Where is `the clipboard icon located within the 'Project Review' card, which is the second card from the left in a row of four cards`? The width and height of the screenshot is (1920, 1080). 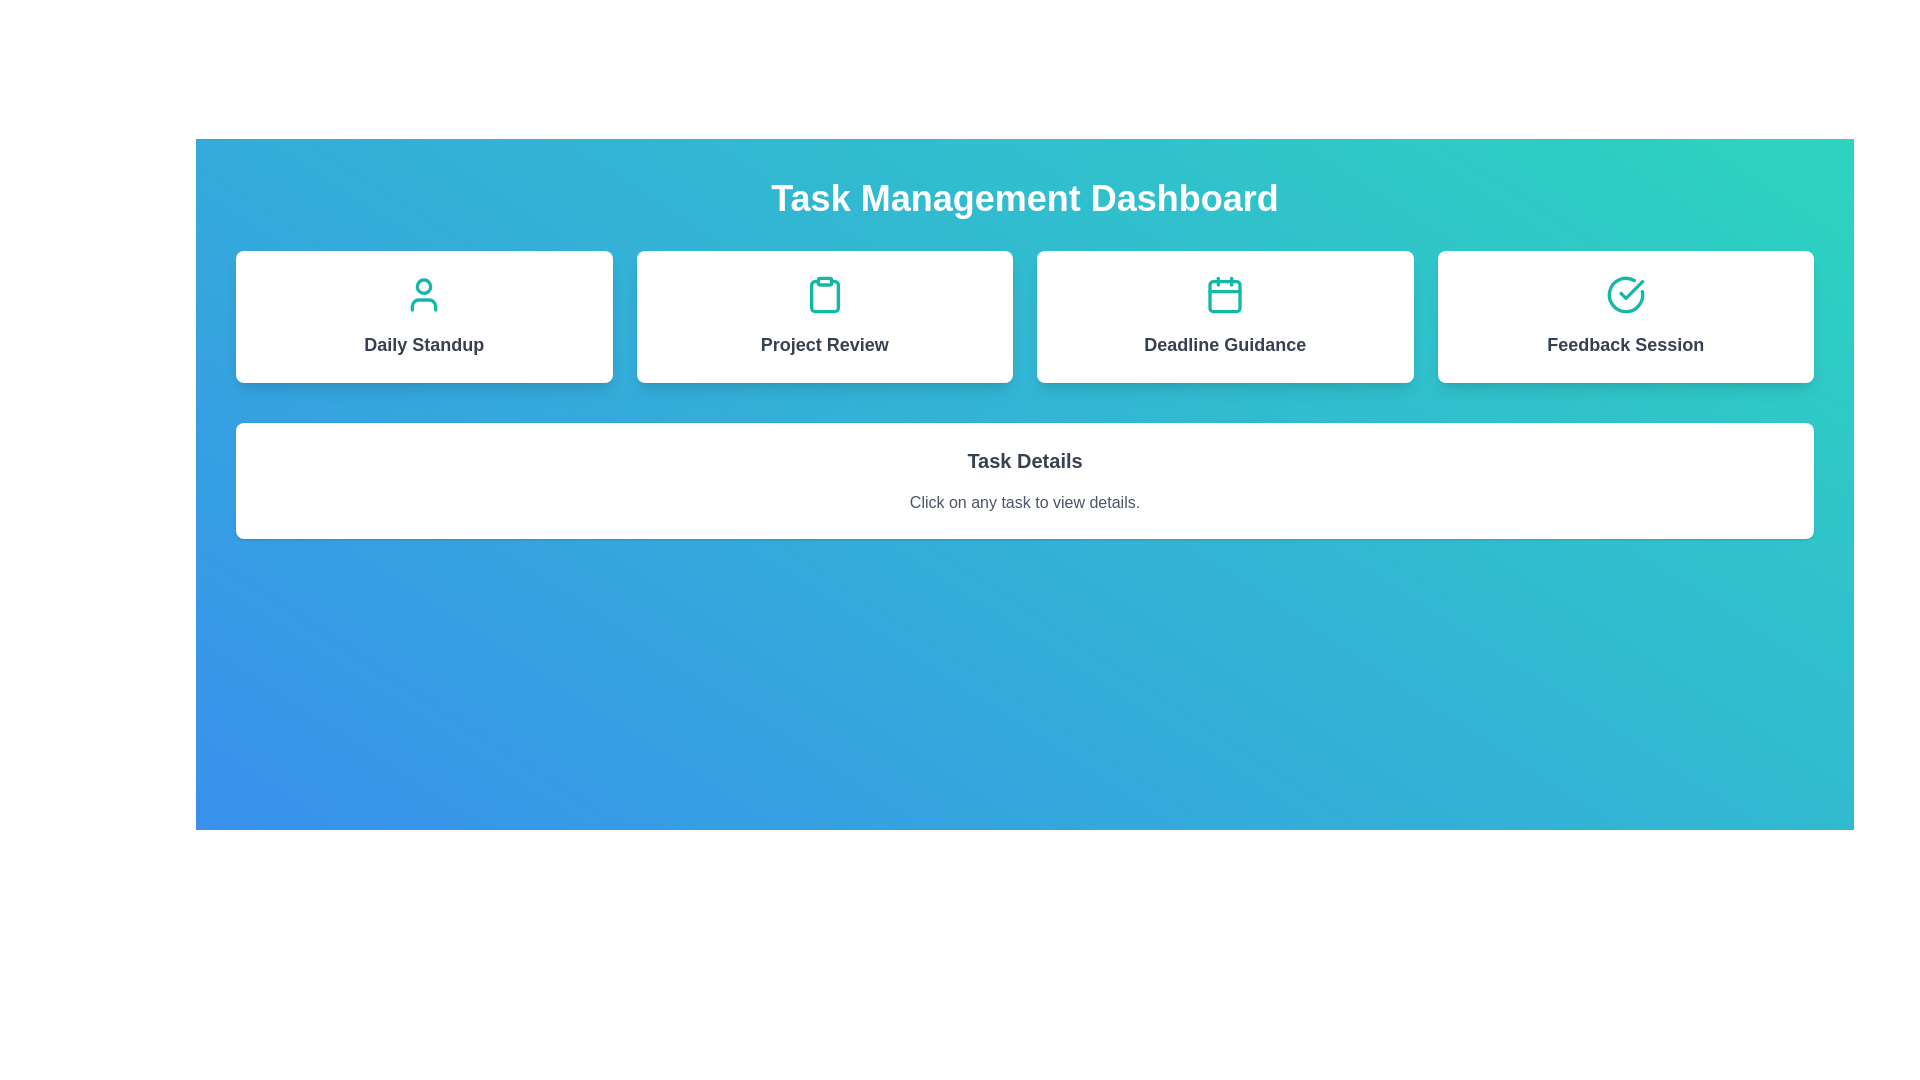 the clipboard icon located within the 'Project Review' card, which is the second card from the left in a row of four cards is located at coordinates (824, 296).